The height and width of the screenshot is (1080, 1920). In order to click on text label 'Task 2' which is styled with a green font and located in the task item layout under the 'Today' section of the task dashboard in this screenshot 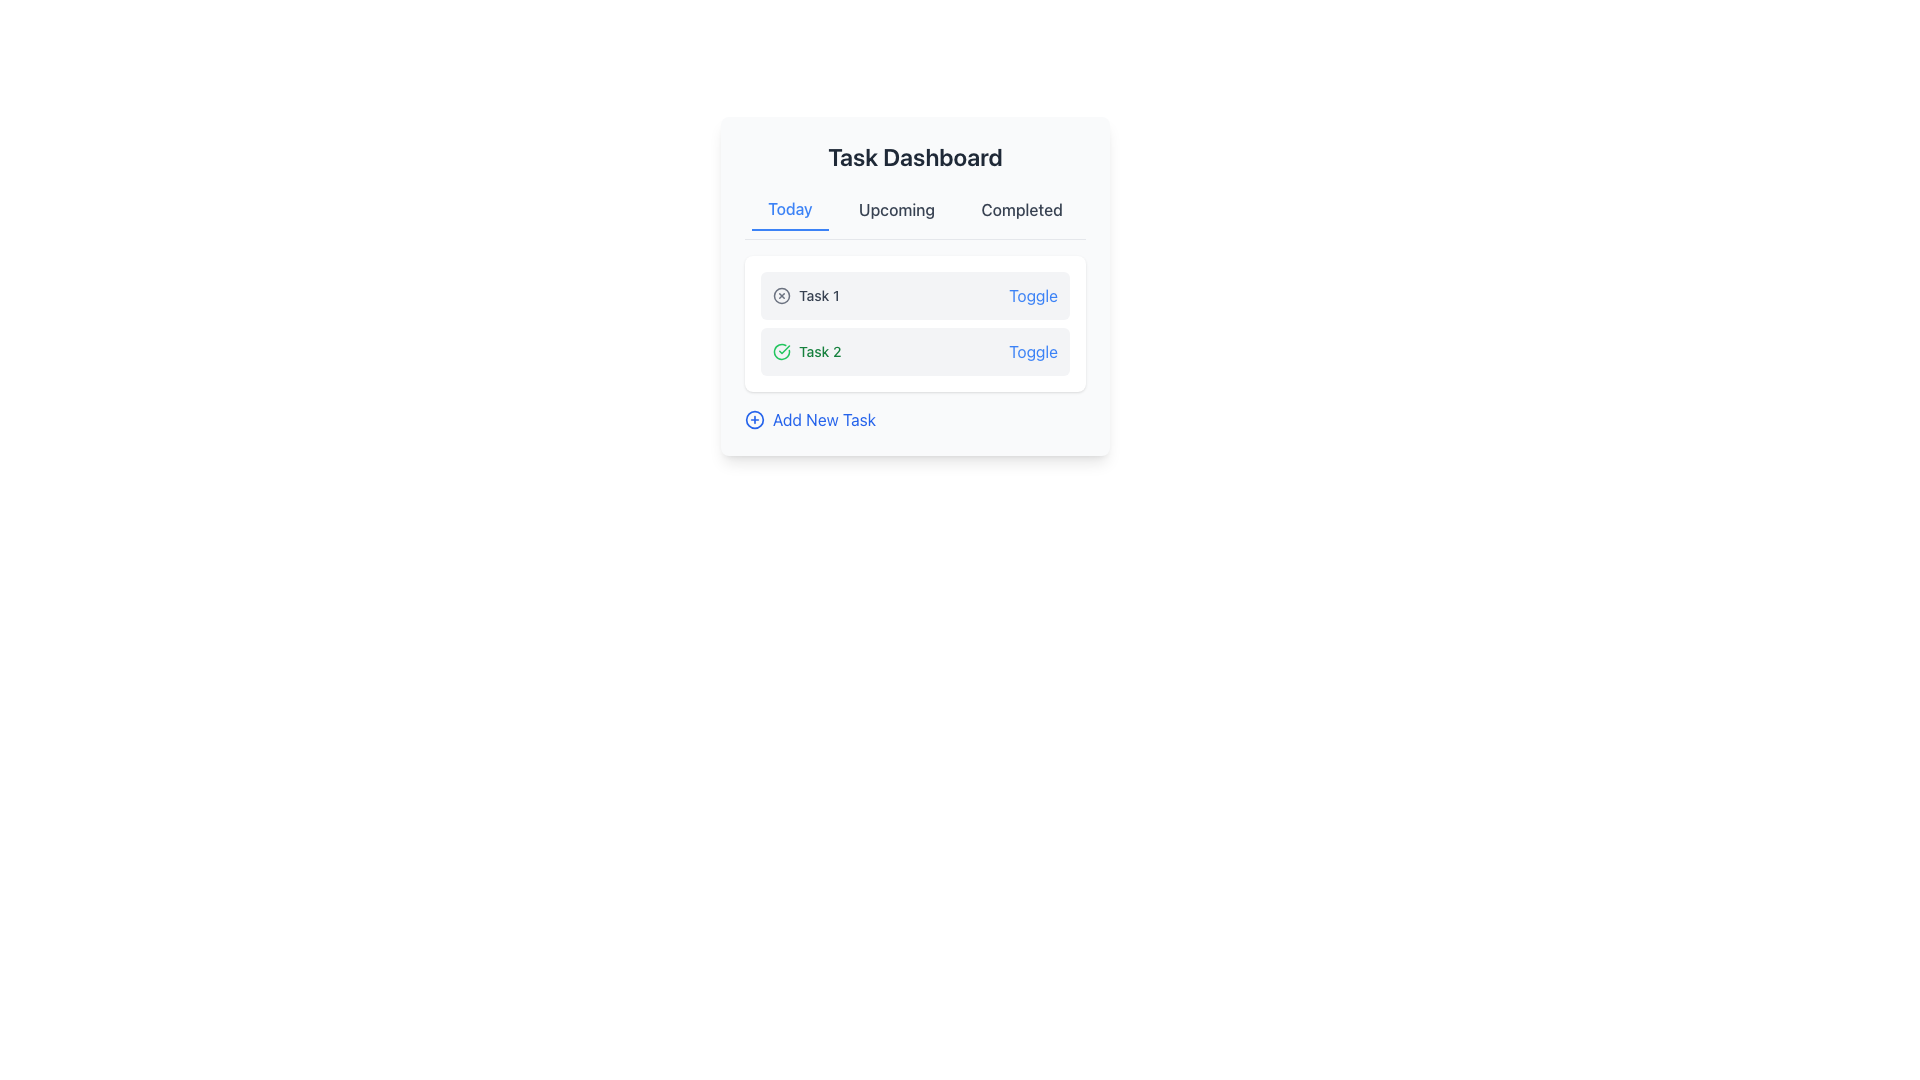, I will do `click(807, 350)`.